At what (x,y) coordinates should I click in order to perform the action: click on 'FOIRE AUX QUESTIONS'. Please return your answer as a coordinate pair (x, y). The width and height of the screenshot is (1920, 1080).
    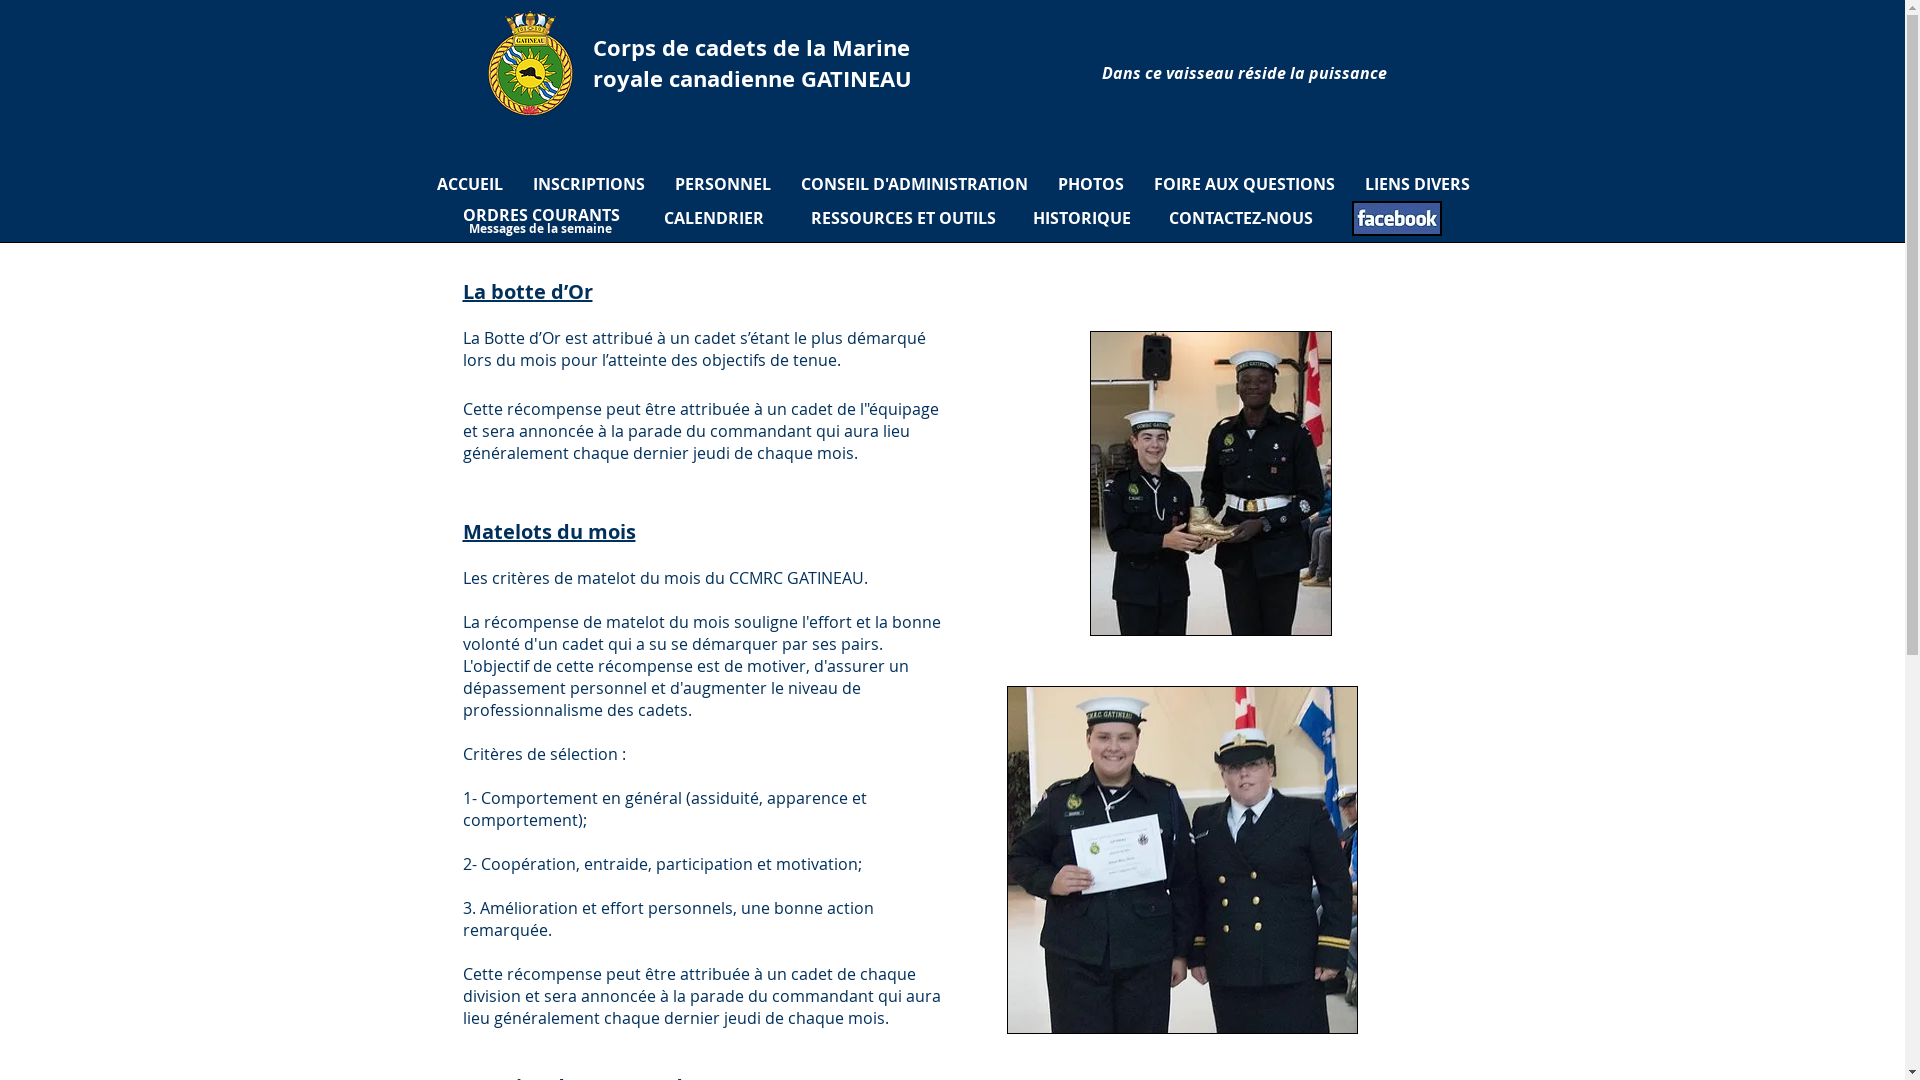
    Looking at the image, I should click on (1242, 184).